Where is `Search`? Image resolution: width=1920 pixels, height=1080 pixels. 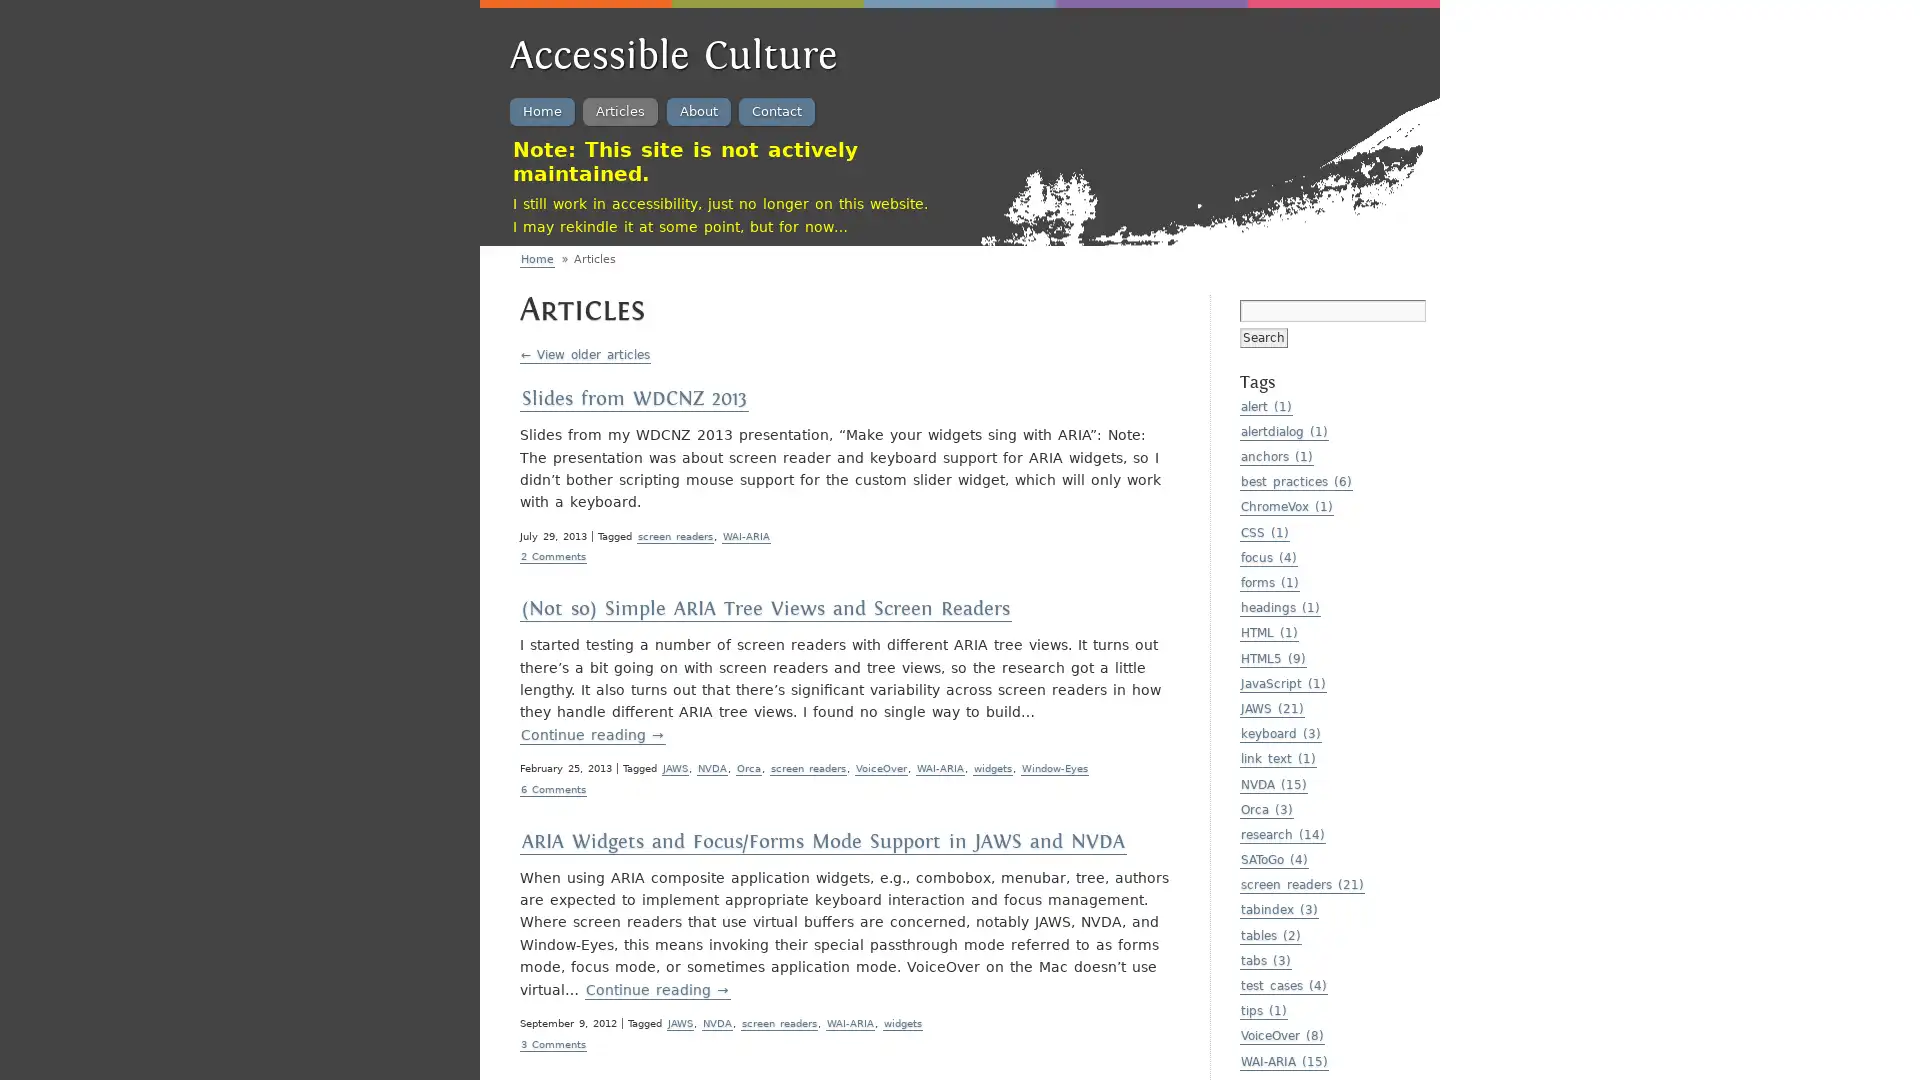 Search is located at coordinates (1262, 337).